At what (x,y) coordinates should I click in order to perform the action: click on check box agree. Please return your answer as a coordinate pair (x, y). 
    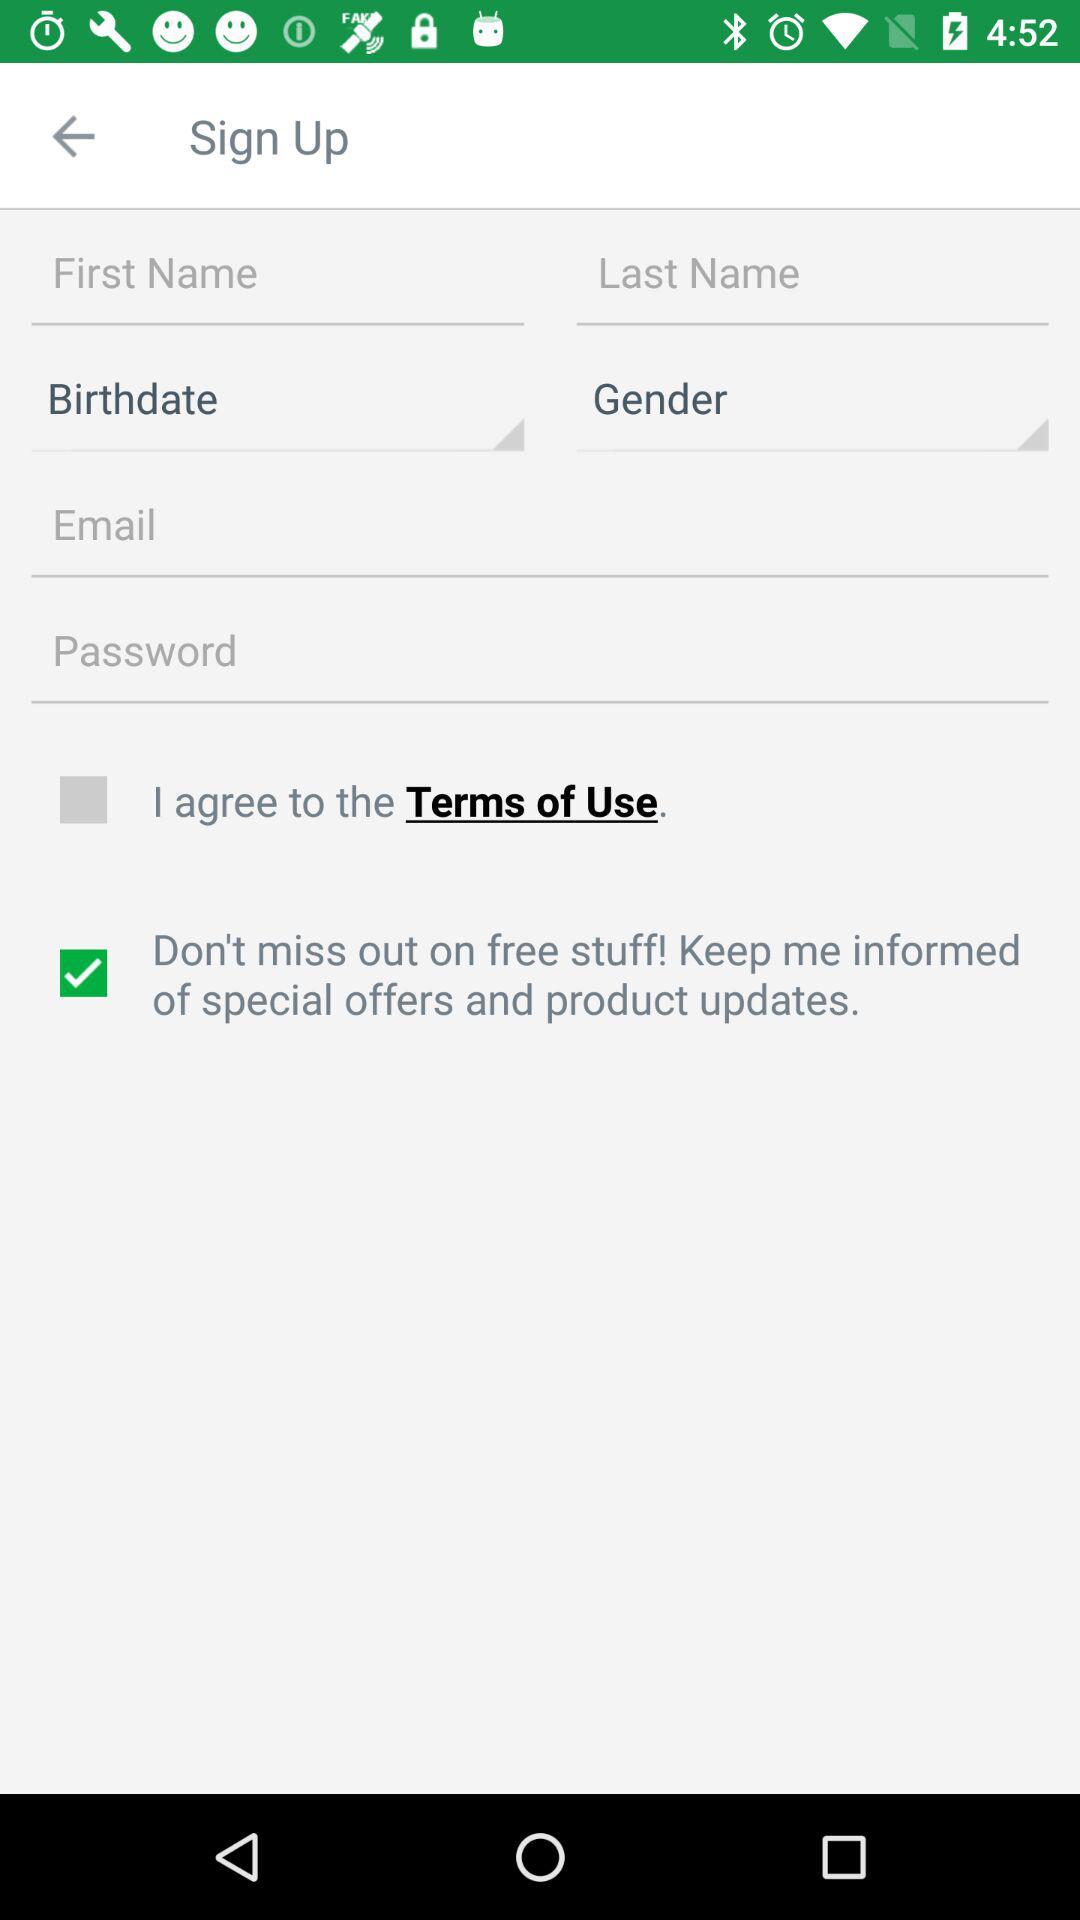
    Looking at the image, I should click on (85, 800).